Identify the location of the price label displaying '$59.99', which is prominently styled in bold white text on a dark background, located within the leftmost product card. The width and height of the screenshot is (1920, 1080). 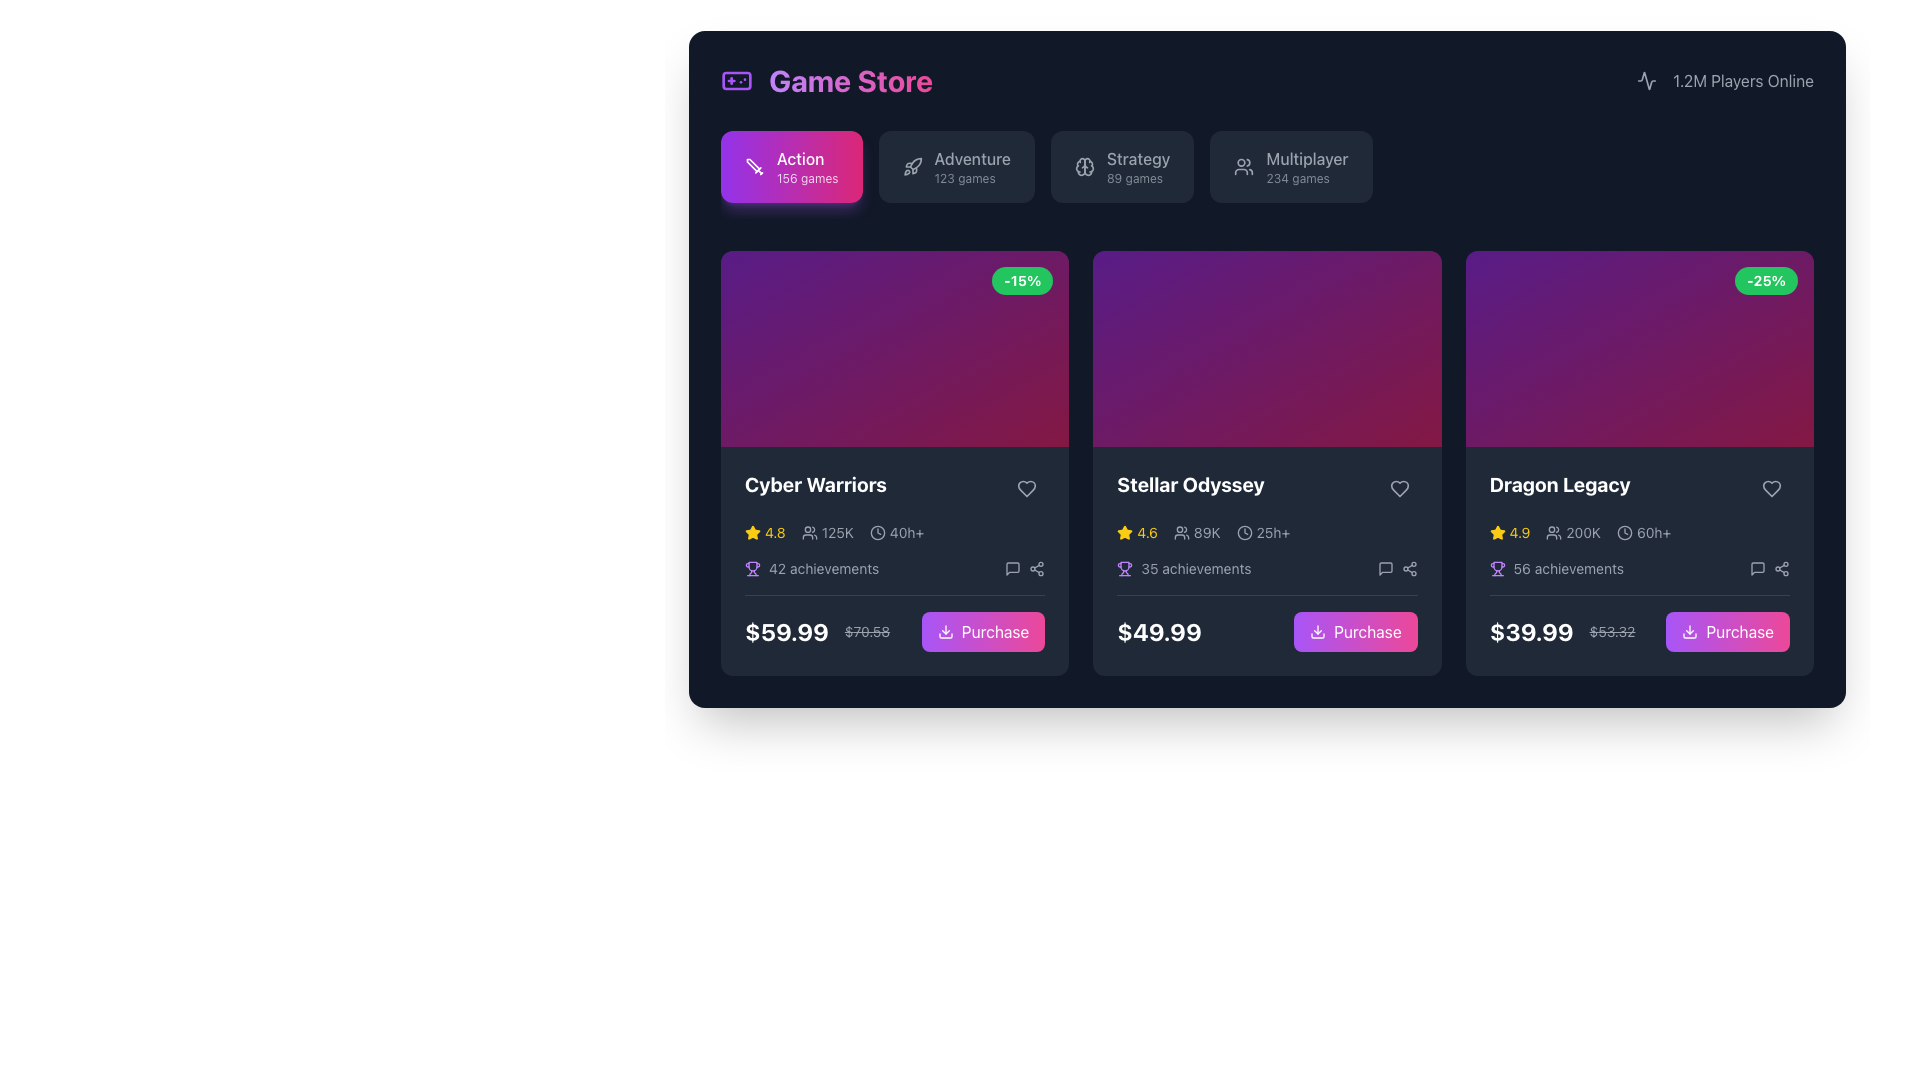
(786, 631).